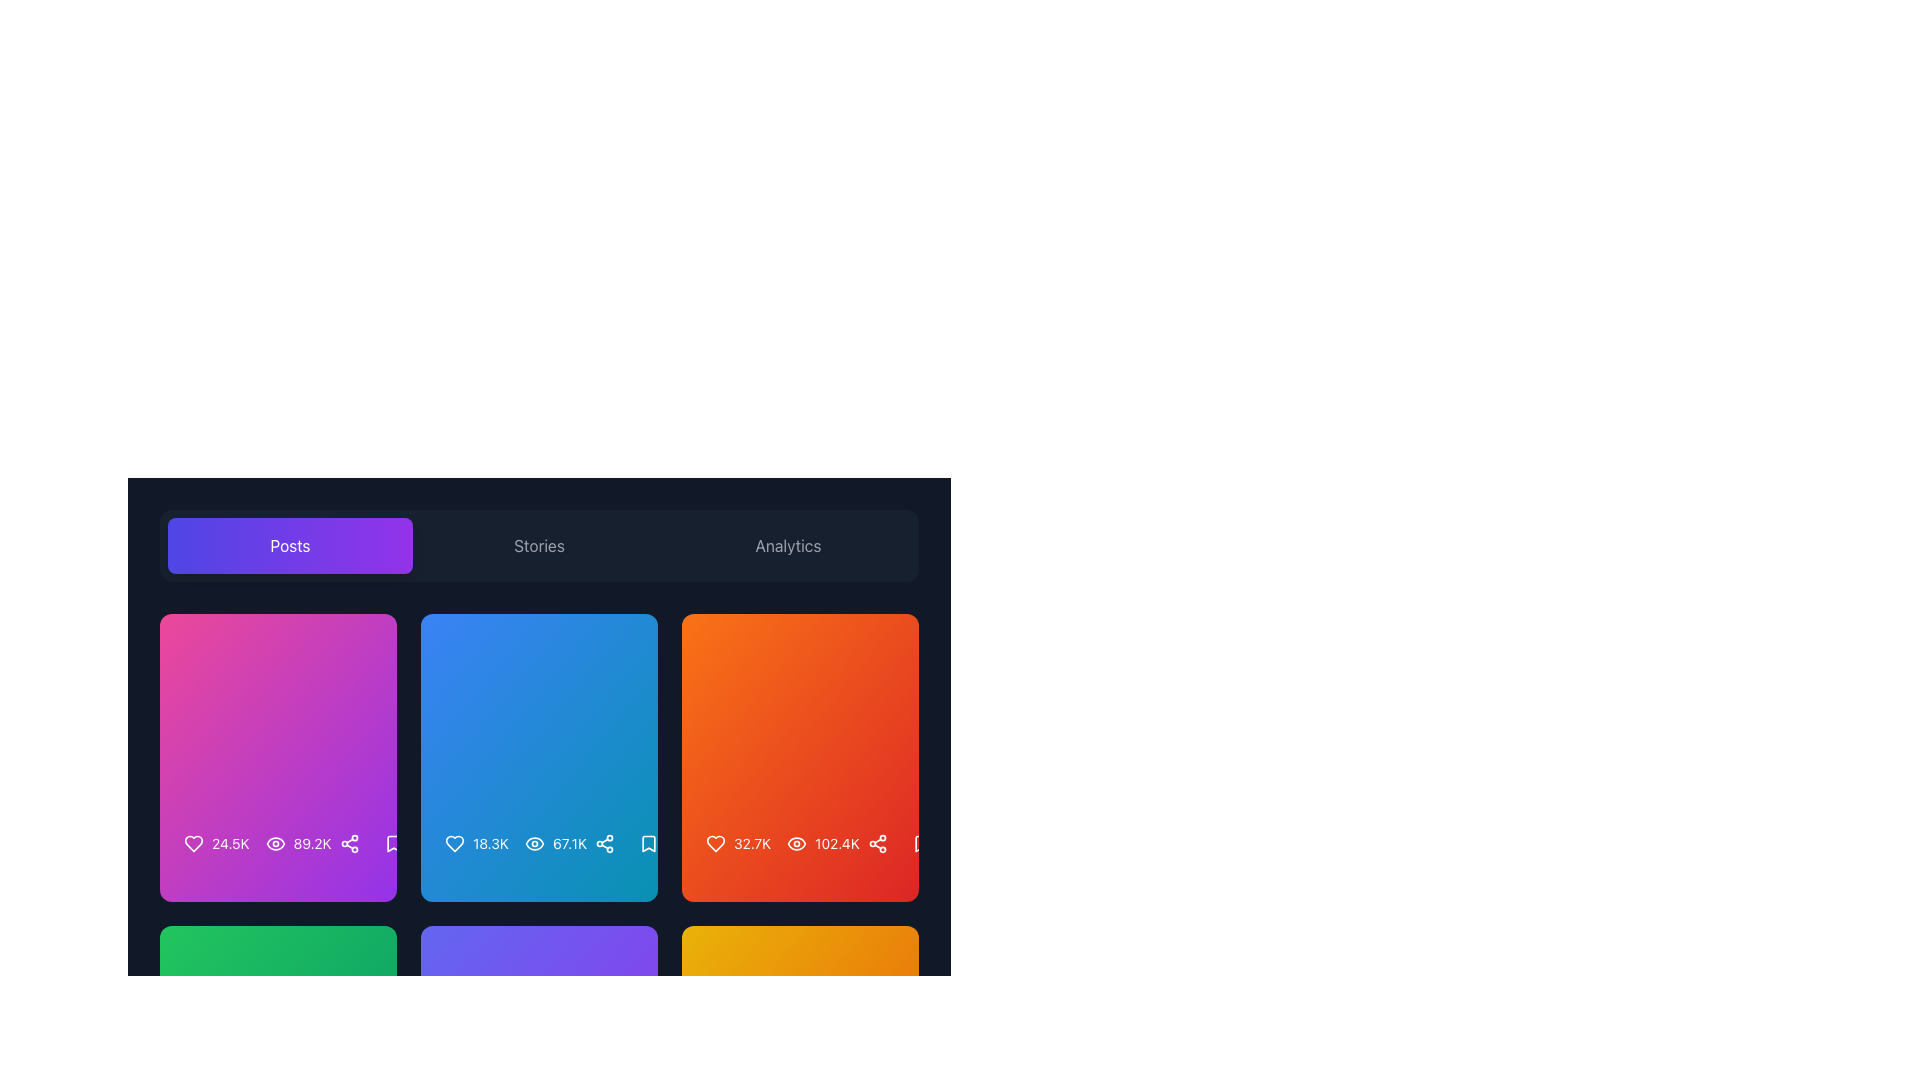 The width and height of the screenshot is (1920, 1080). What do you see at coordinates (556, 844) in the screenshot?
I see `the text label displaying '67.1K' which is styled in white color with a small font size and located within a card-like structure with a blue background, next to an eye icon` at bounding box center [556, 844].